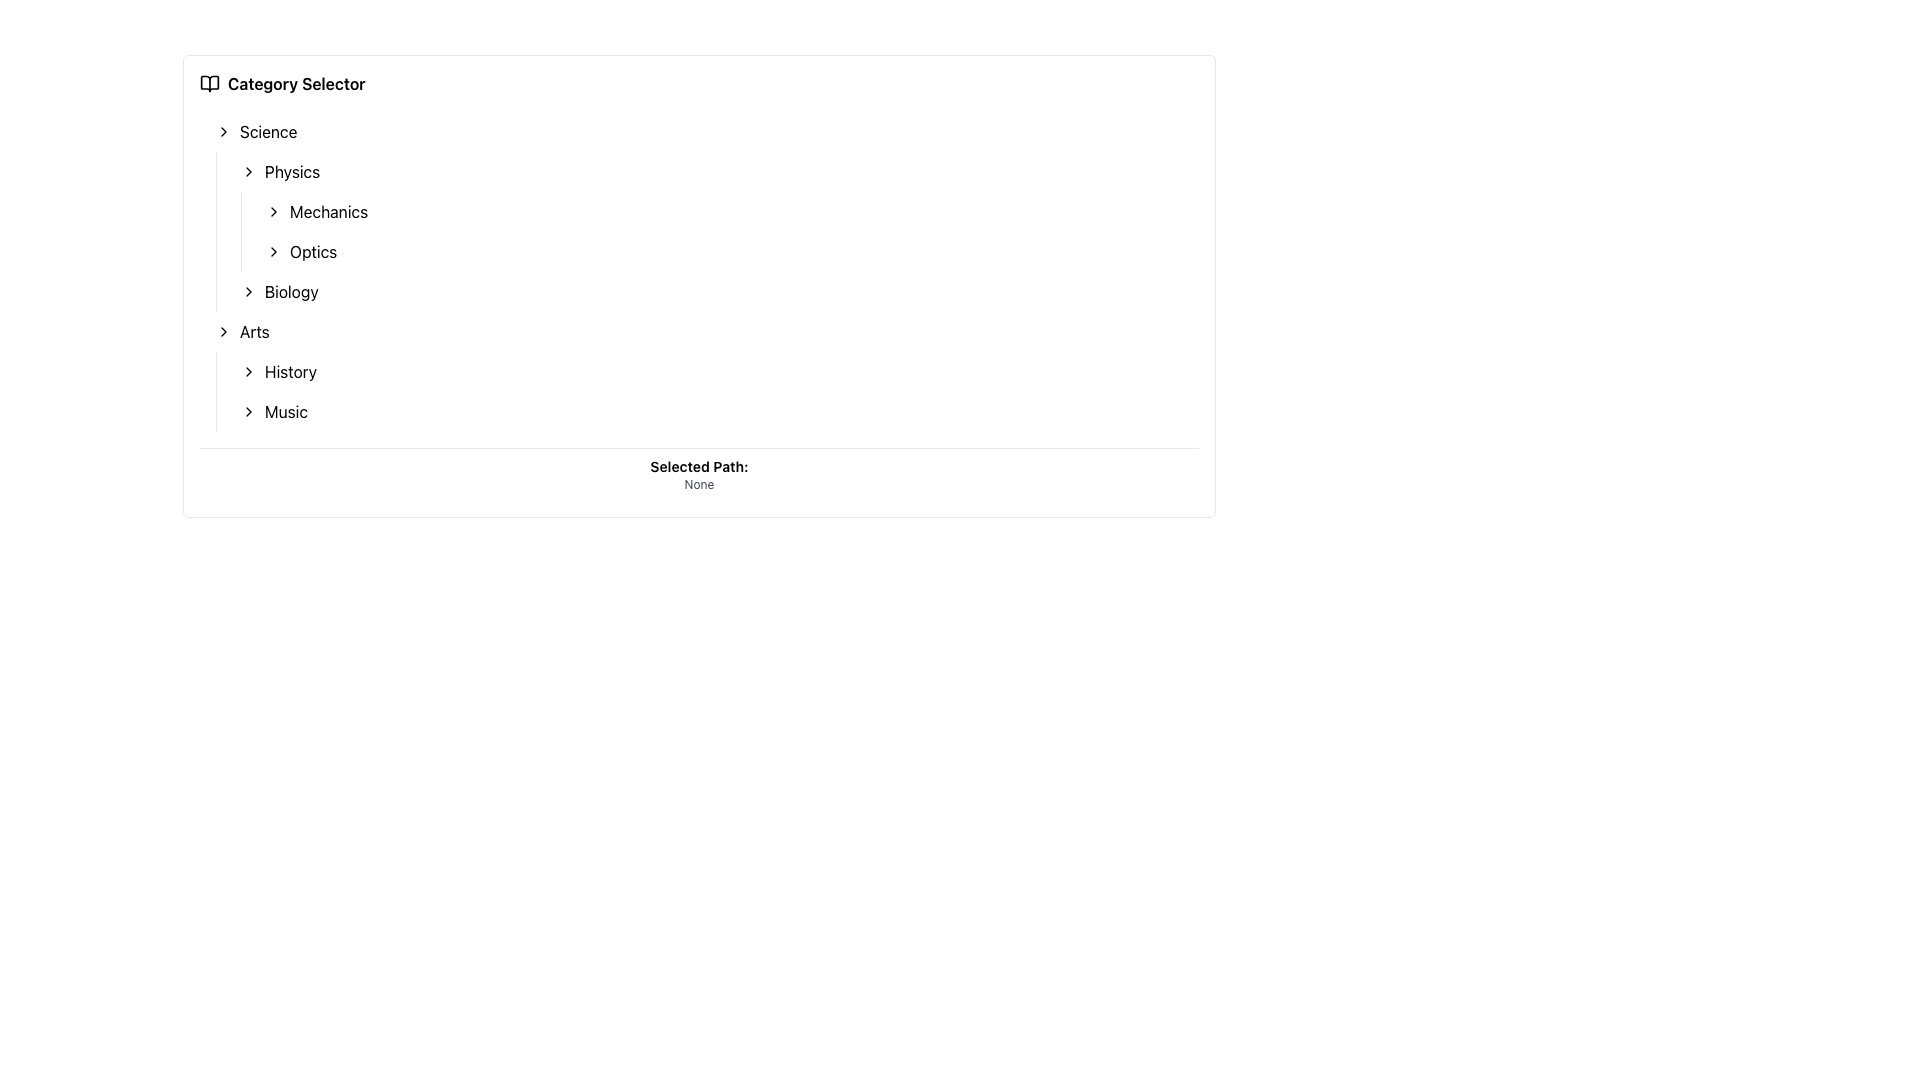 The width and height of the screenshot is (1920, 1080). I want to click on the 'History' text label which is visually grouped under the 'Arts' category in the hierarchical list interface, so click(290, 371).